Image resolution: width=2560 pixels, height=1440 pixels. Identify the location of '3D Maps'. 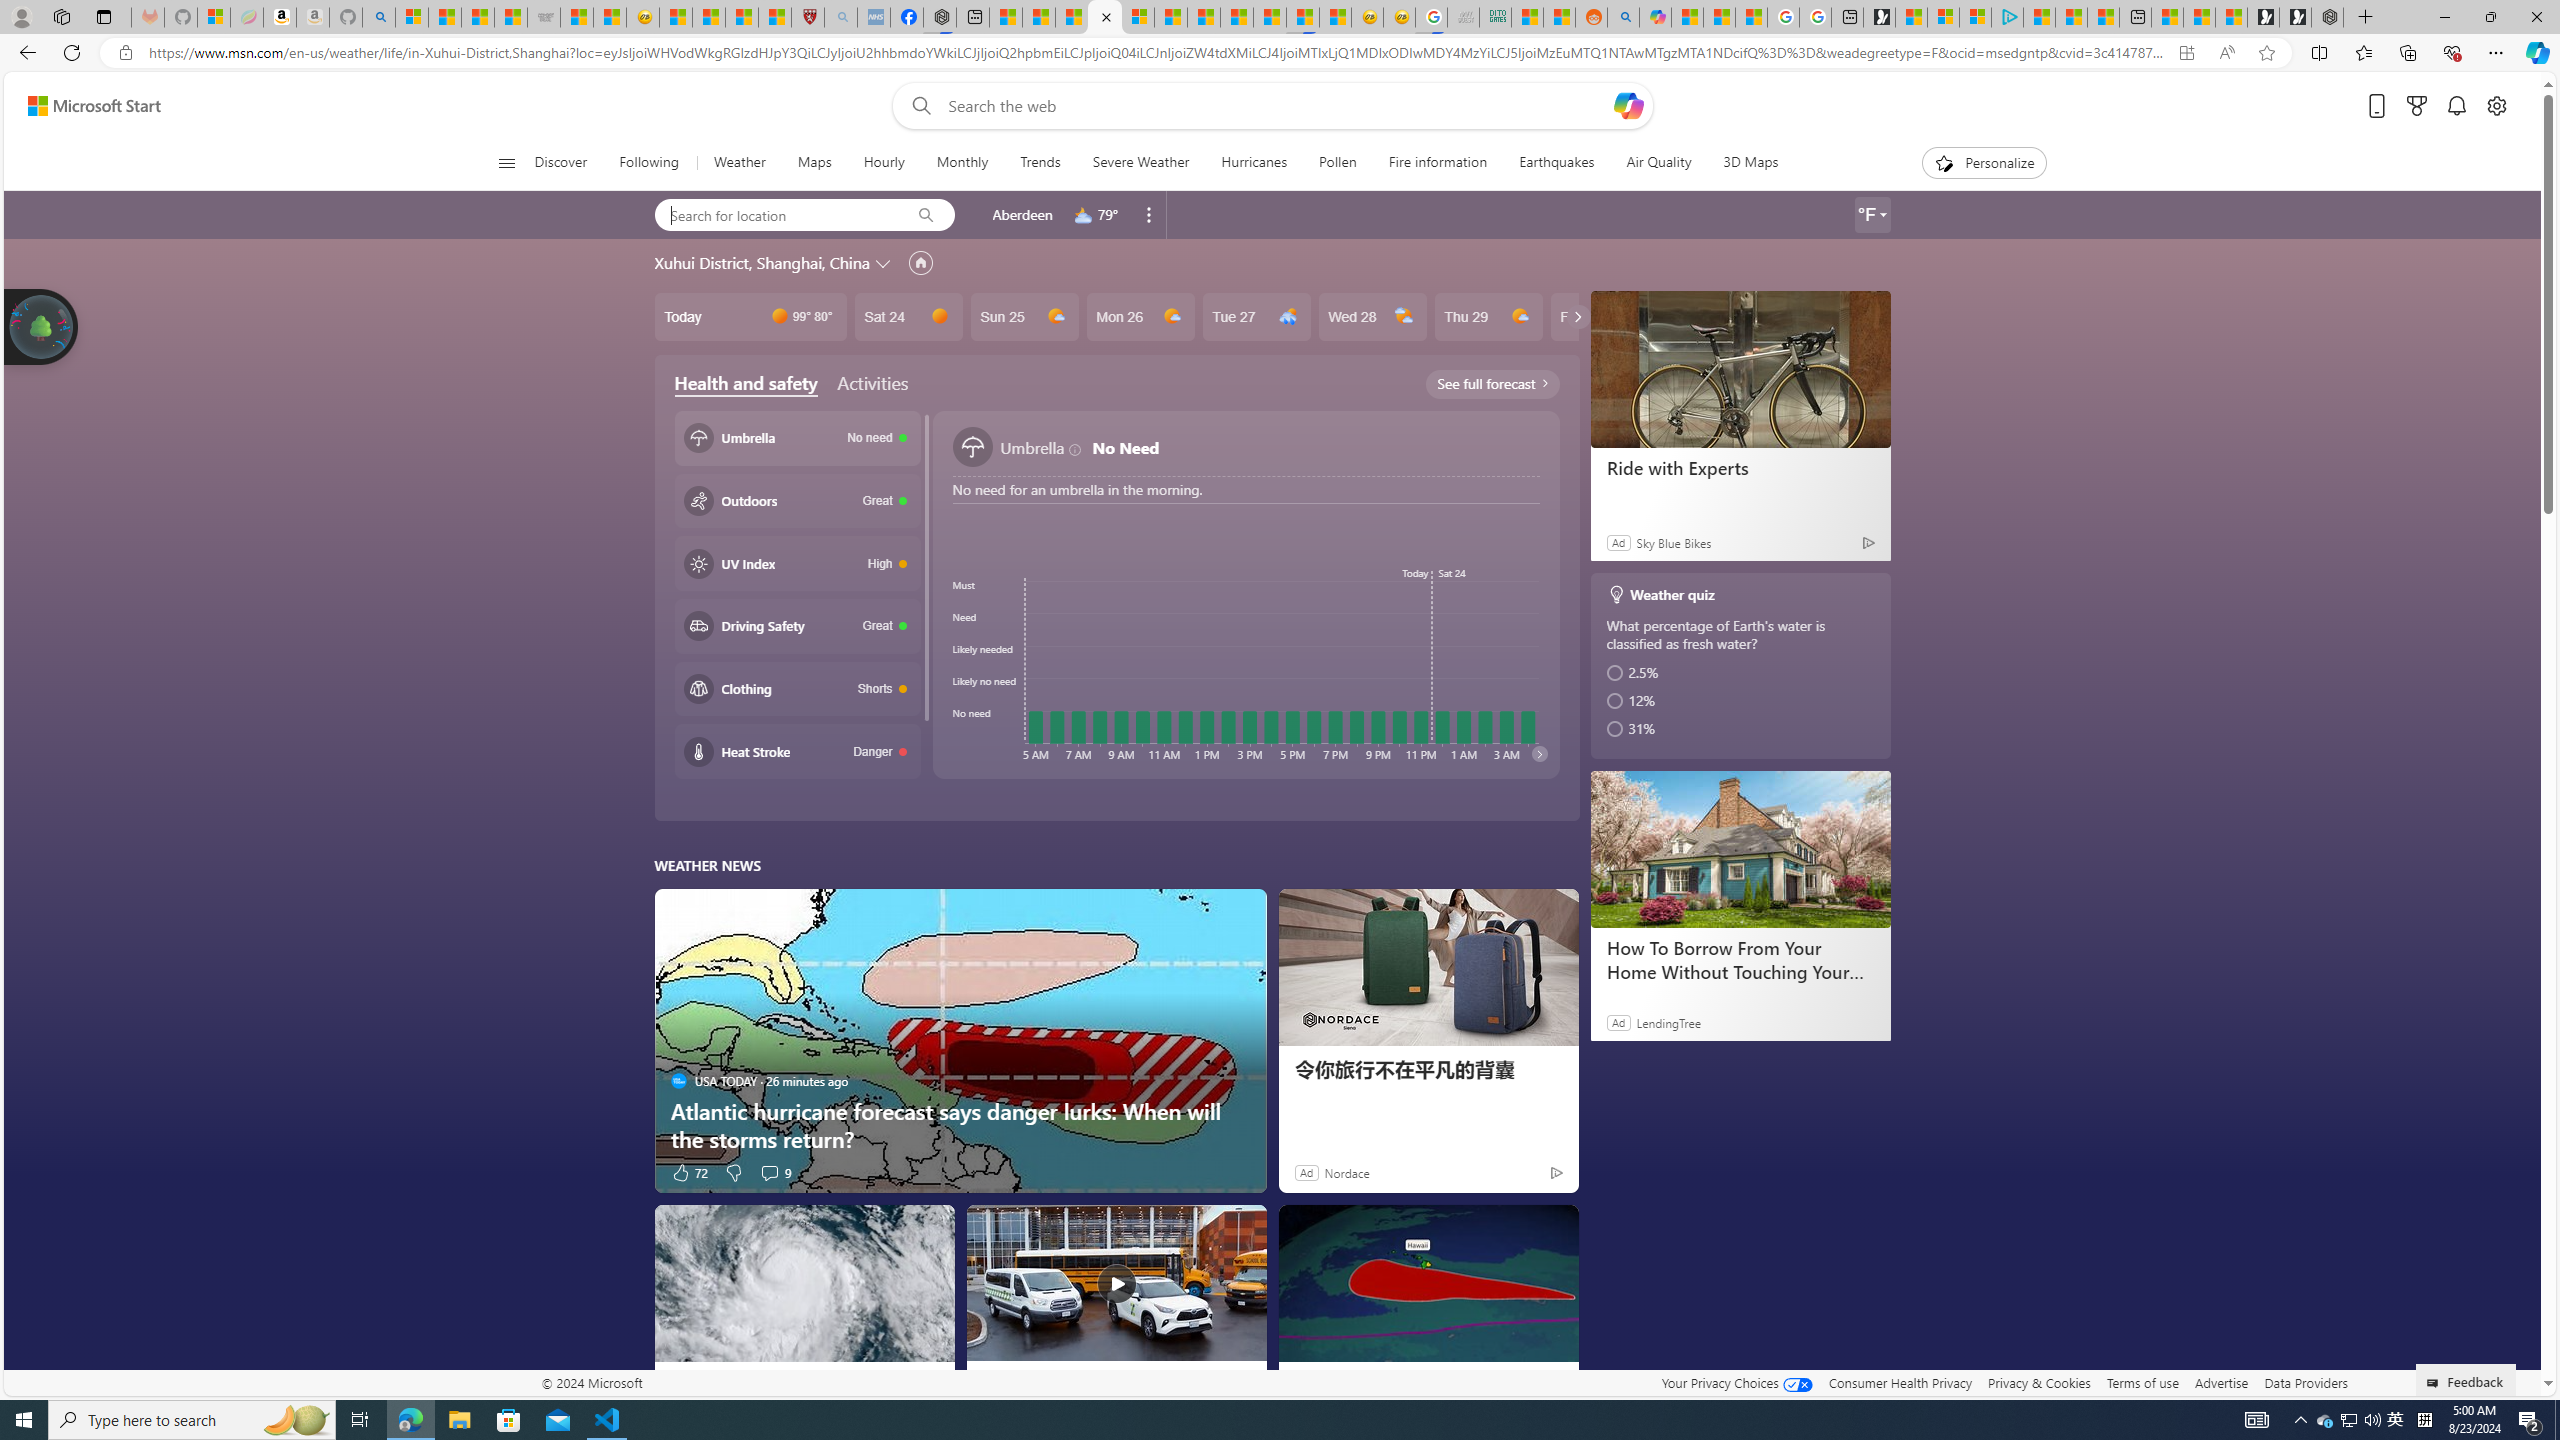
(1742, 162).